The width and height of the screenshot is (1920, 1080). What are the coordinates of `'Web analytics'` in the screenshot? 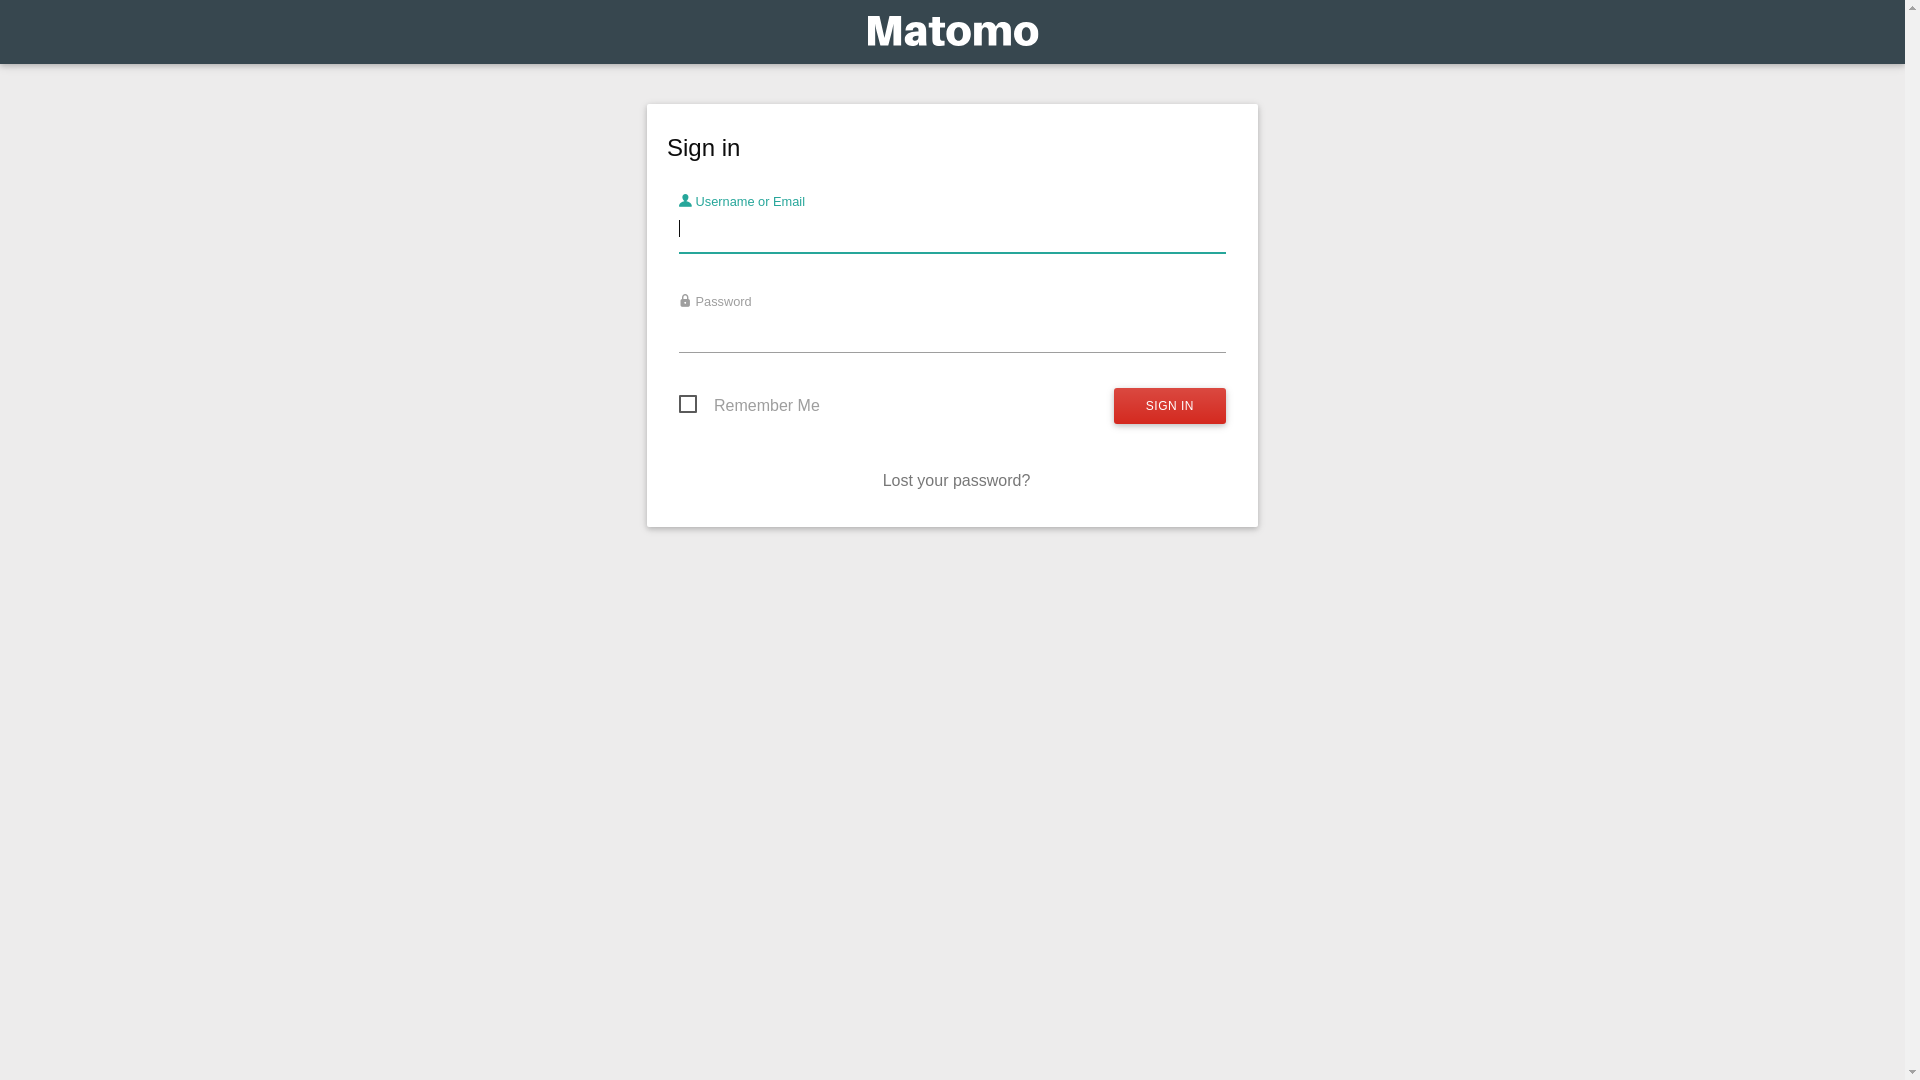 It's located at (951, 36).